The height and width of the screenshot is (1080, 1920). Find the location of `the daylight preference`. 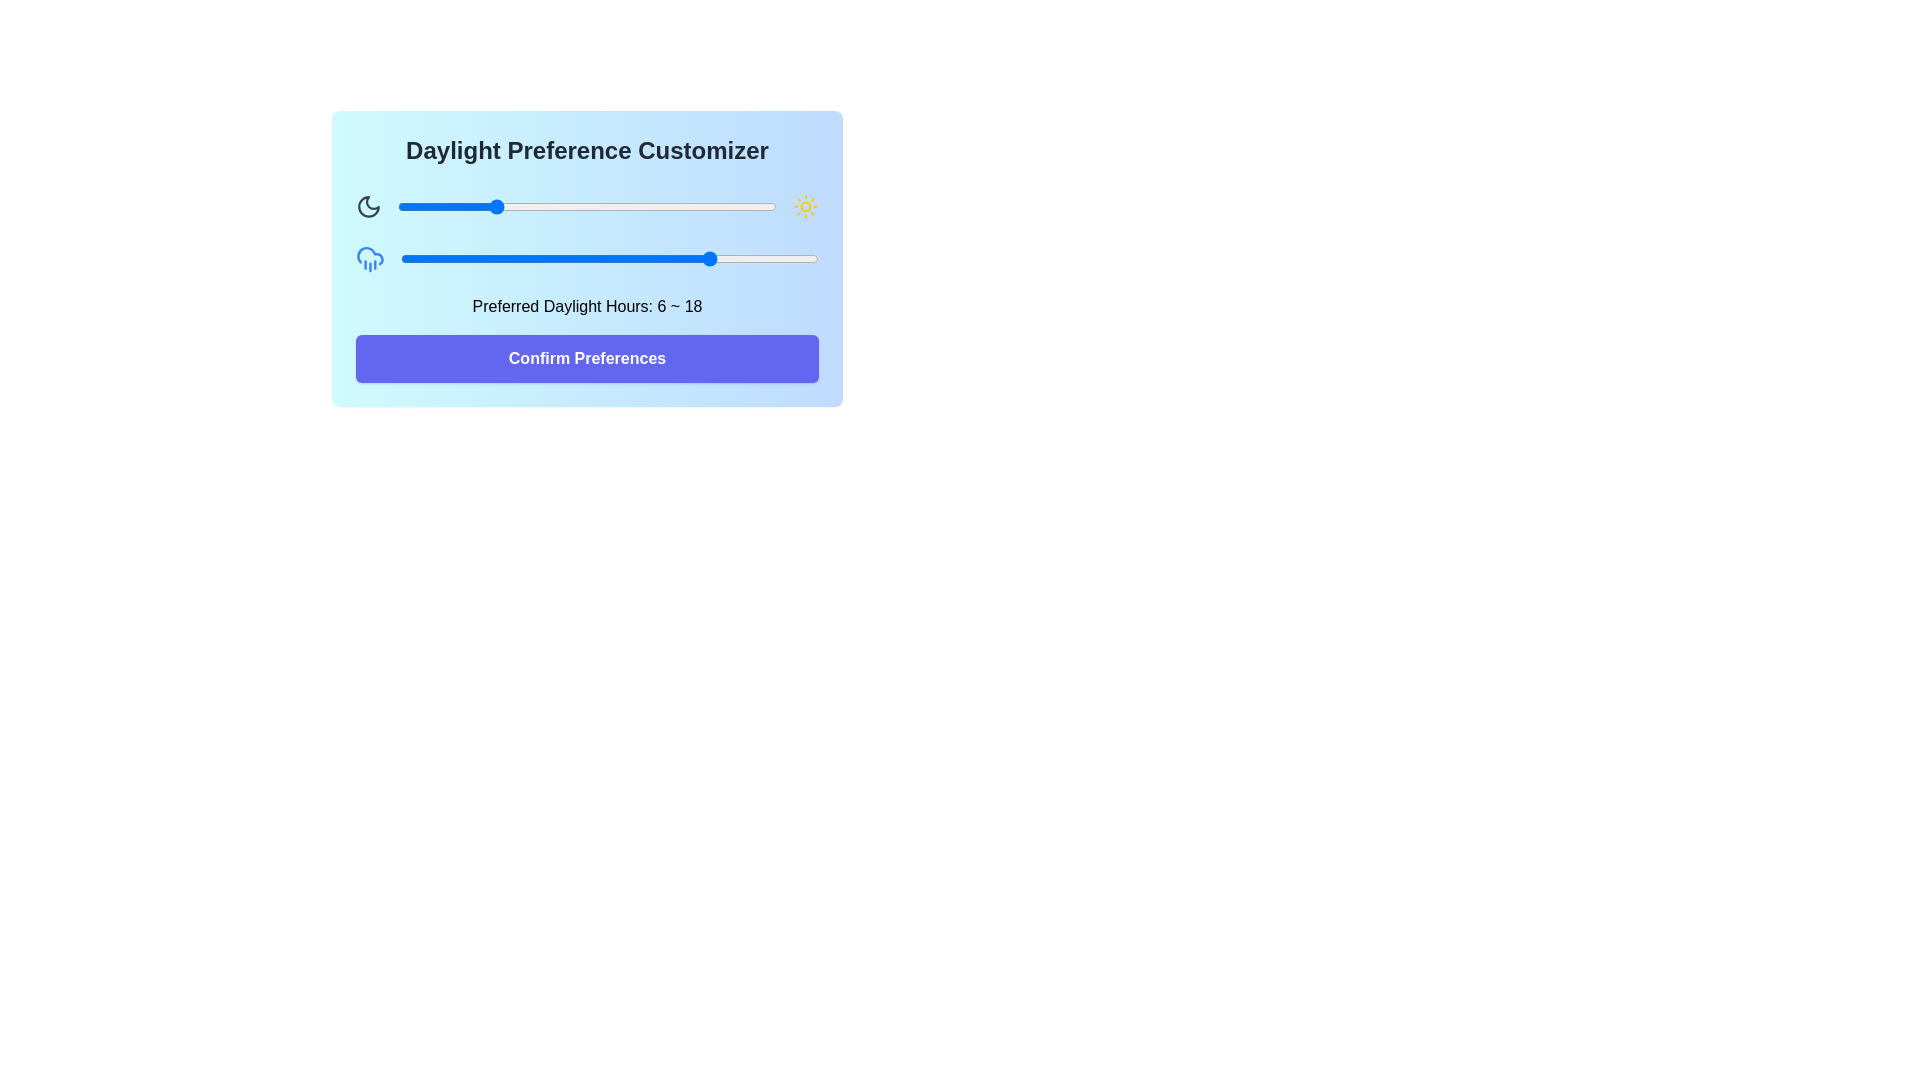

the daylight preference is located at coordinates (428, 207).